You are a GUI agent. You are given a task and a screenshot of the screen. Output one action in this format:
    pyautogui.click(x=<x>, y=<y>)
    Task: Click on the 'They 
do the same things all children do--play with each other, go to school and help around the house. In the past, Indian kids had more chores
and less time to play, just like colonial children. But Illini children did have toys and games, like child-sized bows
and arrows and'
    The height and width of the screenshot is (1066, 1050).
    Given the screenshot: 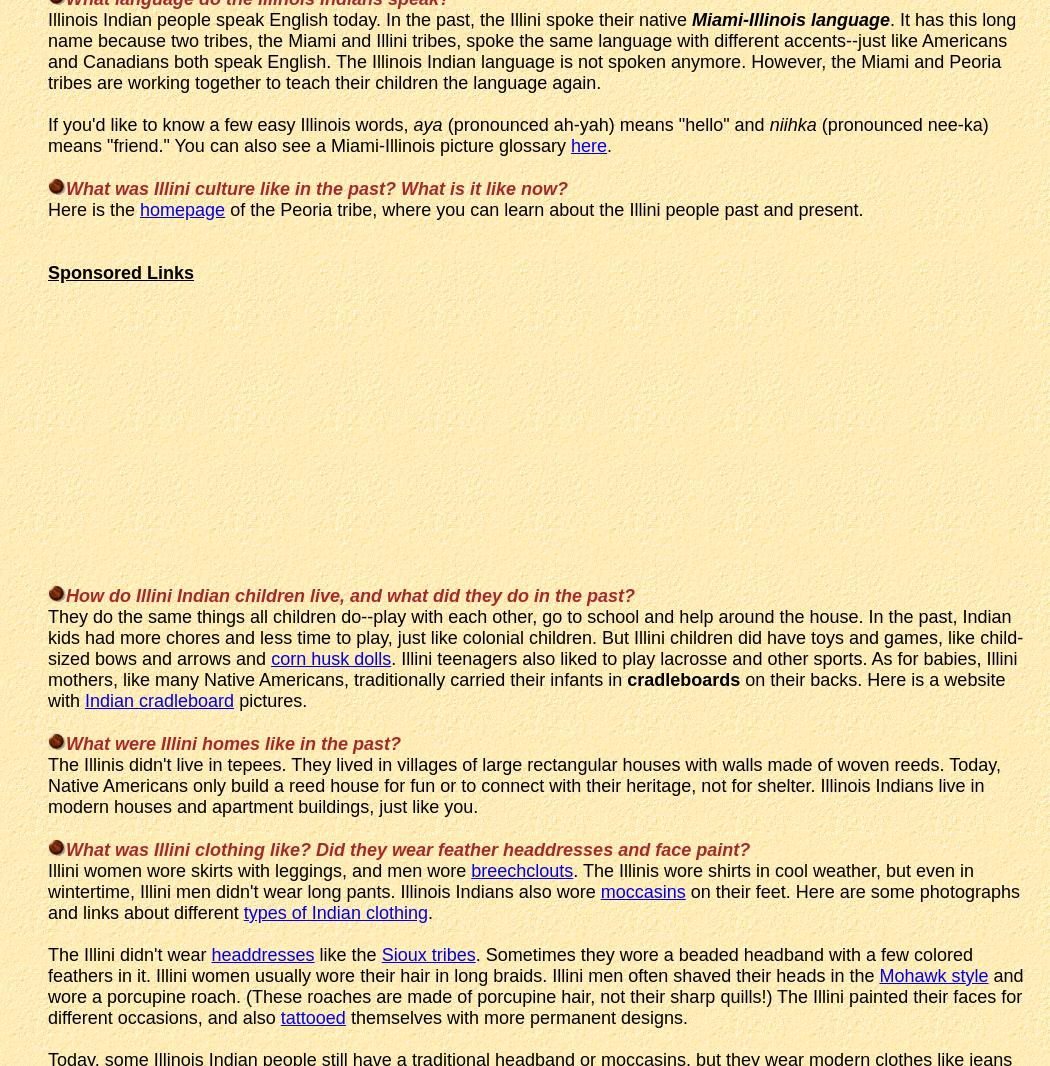 What is the action you would take?
    pyautogui.click(x=535, y=636)
    